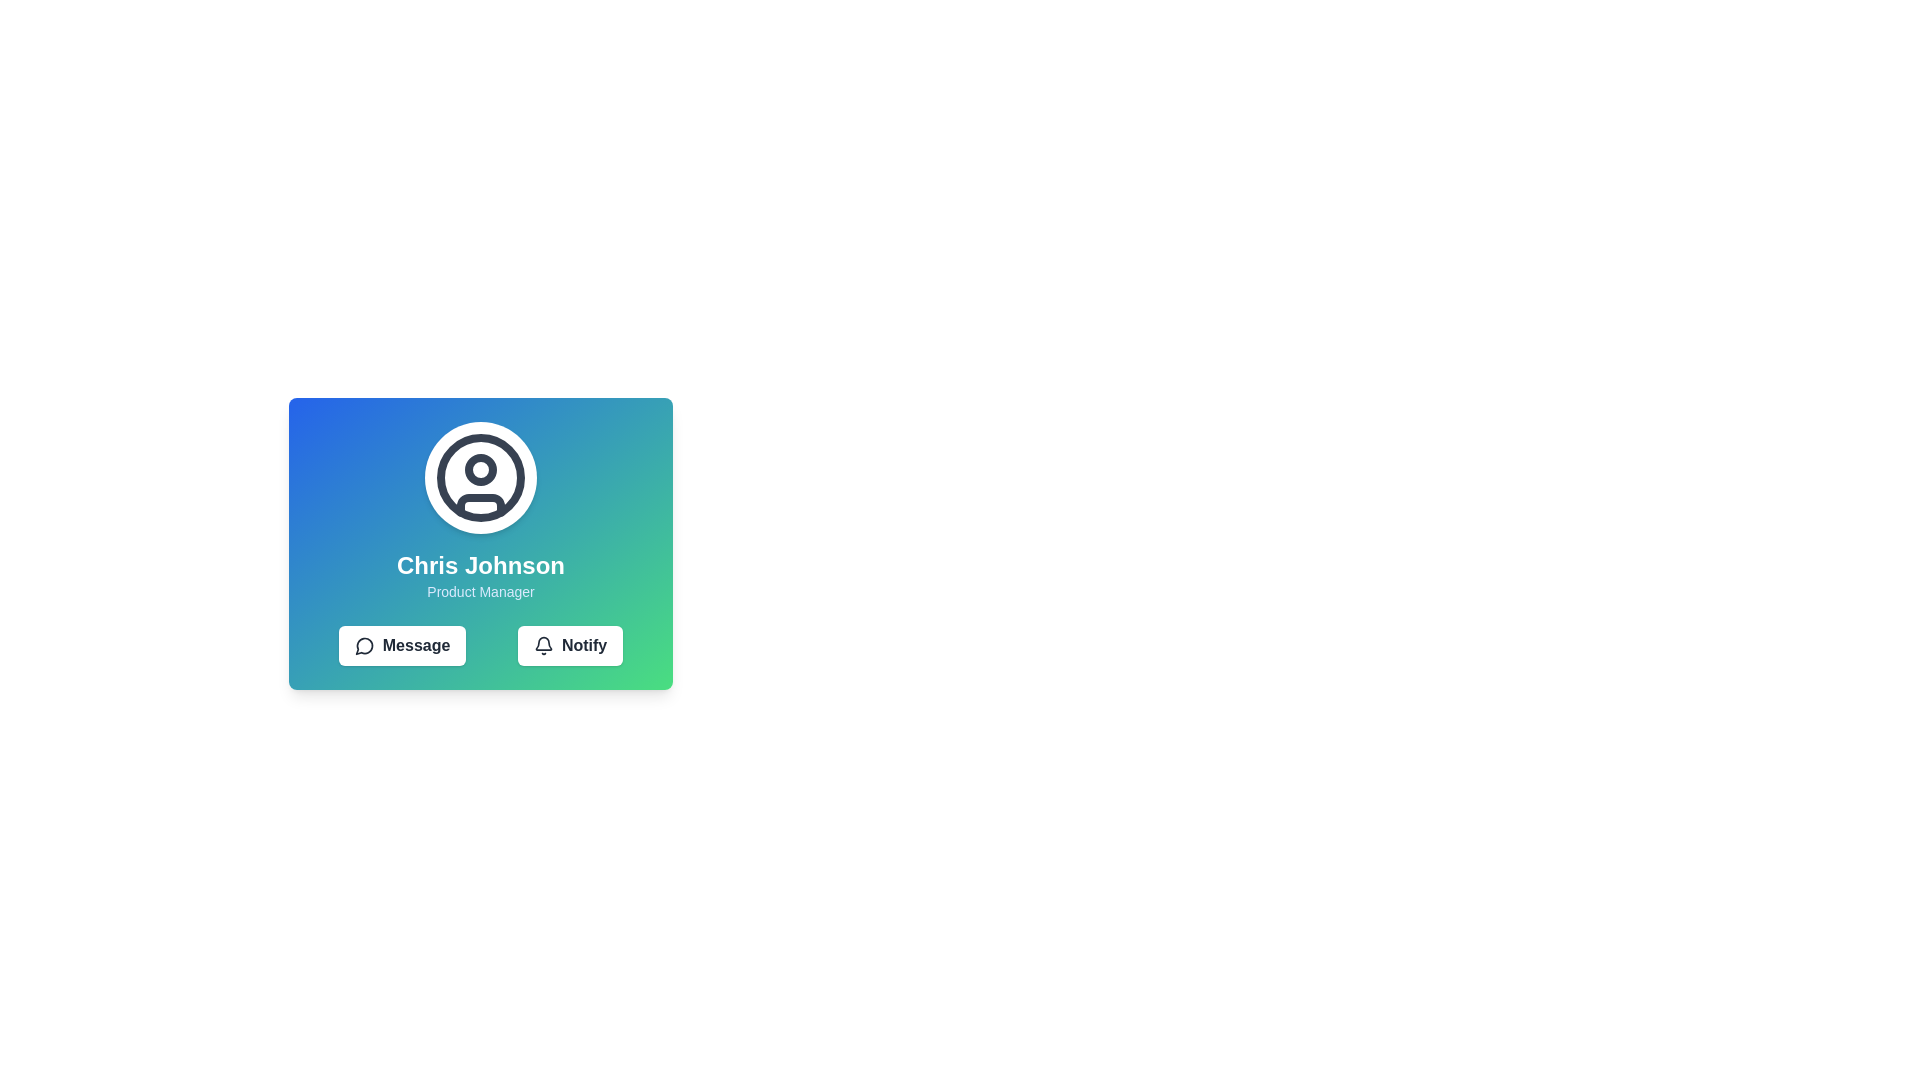  What do you see at coordinates (480, 590) in the screenshot?
I see `the text label displaying 'Product Manager' which is located directly below 'Chris Johnson', centered horizontally in a gradient background` at bounding box center [480, 590].